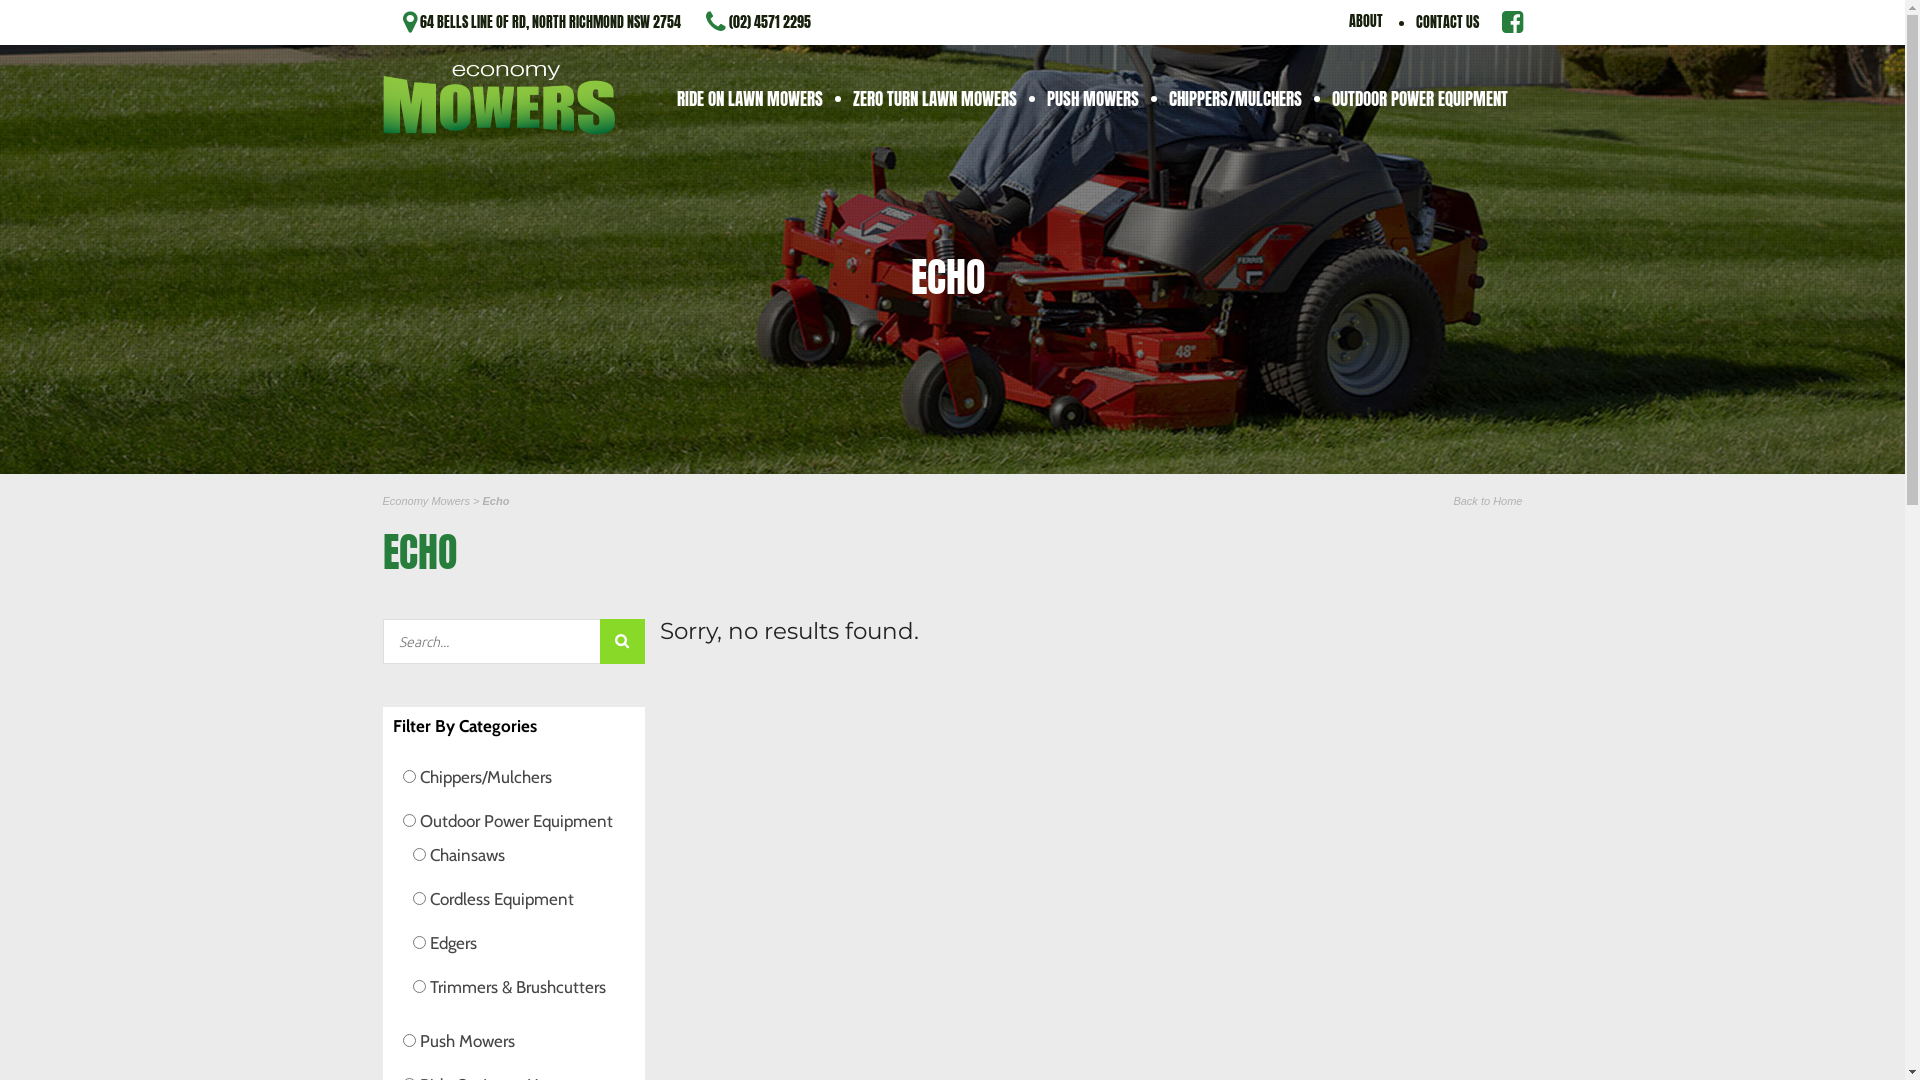  Describe the element at coordinates (1092, 96) in the screenshot. I see `'PUSH MOWERS'` at that location.